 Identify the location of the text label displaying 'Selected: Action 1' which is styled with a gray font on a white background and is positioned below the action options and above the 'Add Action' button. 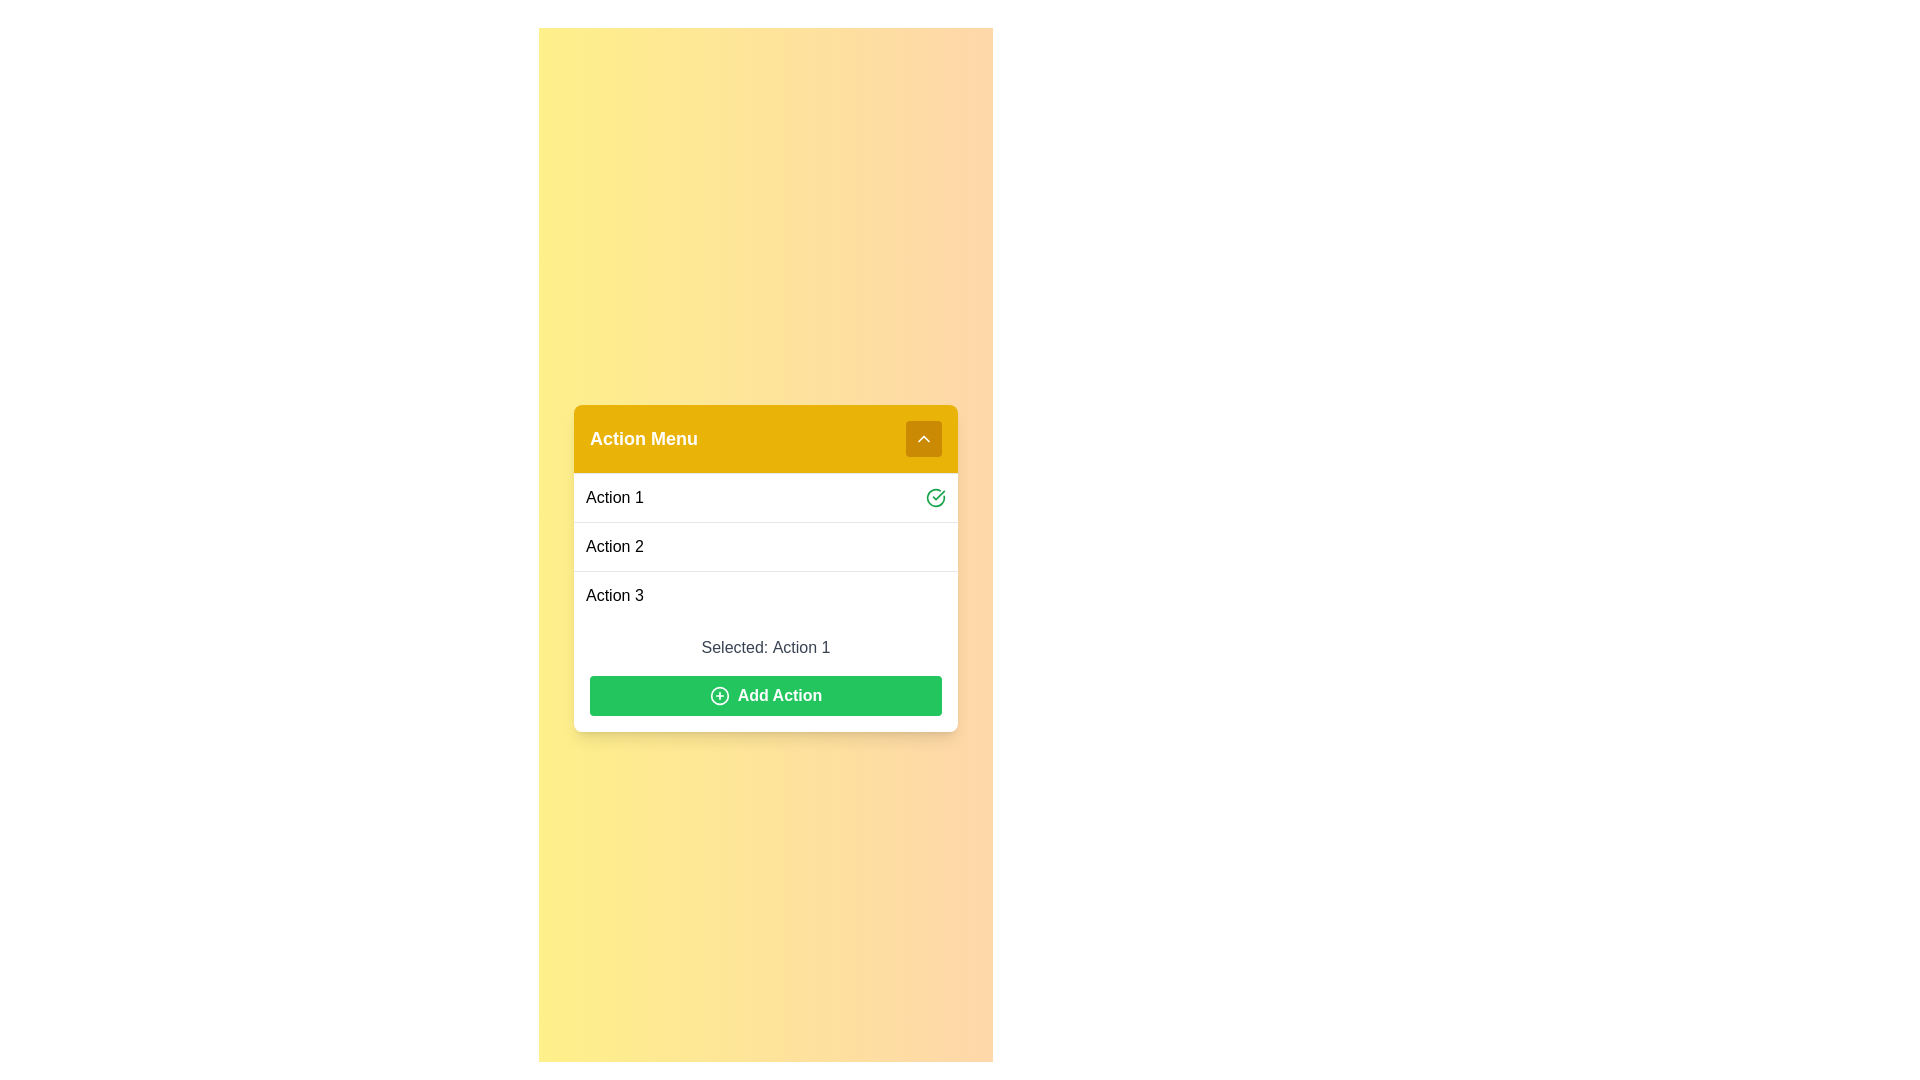
(765, 647).